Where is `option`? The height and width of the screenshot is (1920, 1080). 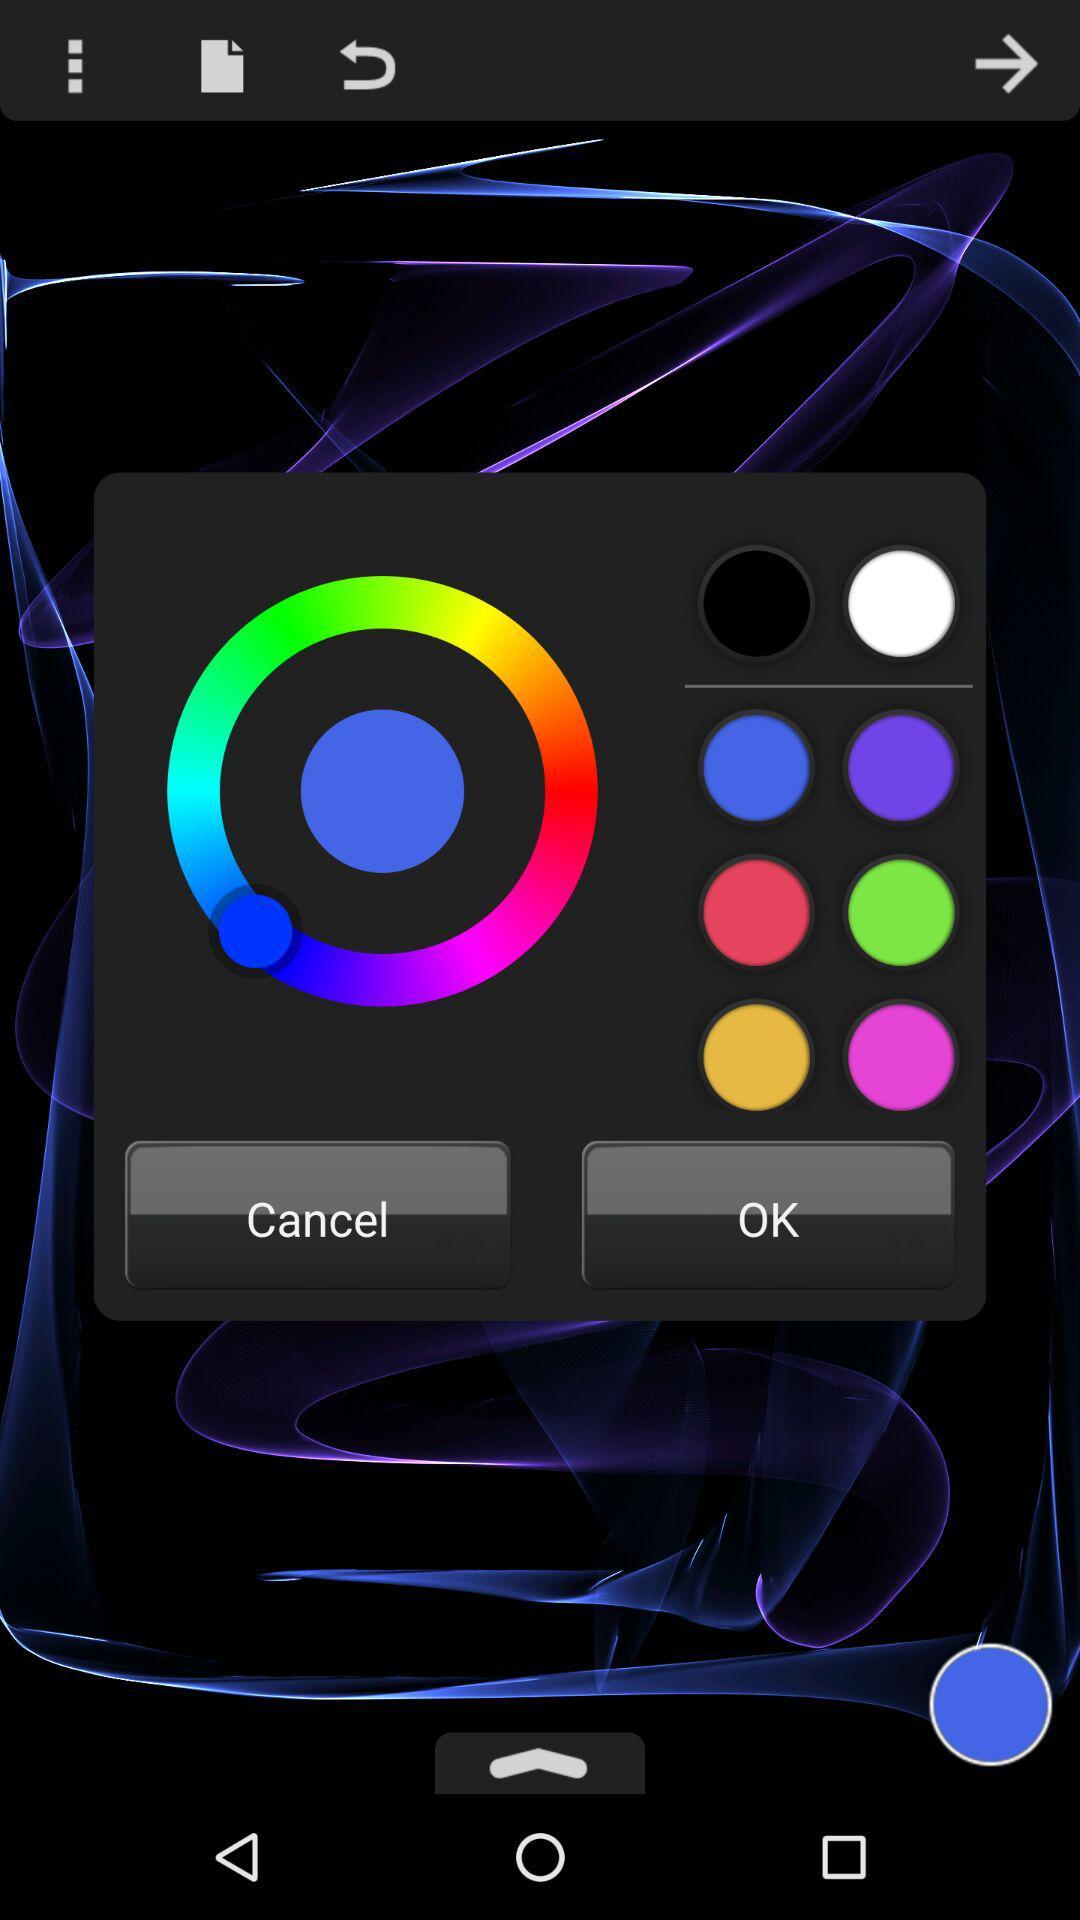 option is located at coordinates (901, 603).